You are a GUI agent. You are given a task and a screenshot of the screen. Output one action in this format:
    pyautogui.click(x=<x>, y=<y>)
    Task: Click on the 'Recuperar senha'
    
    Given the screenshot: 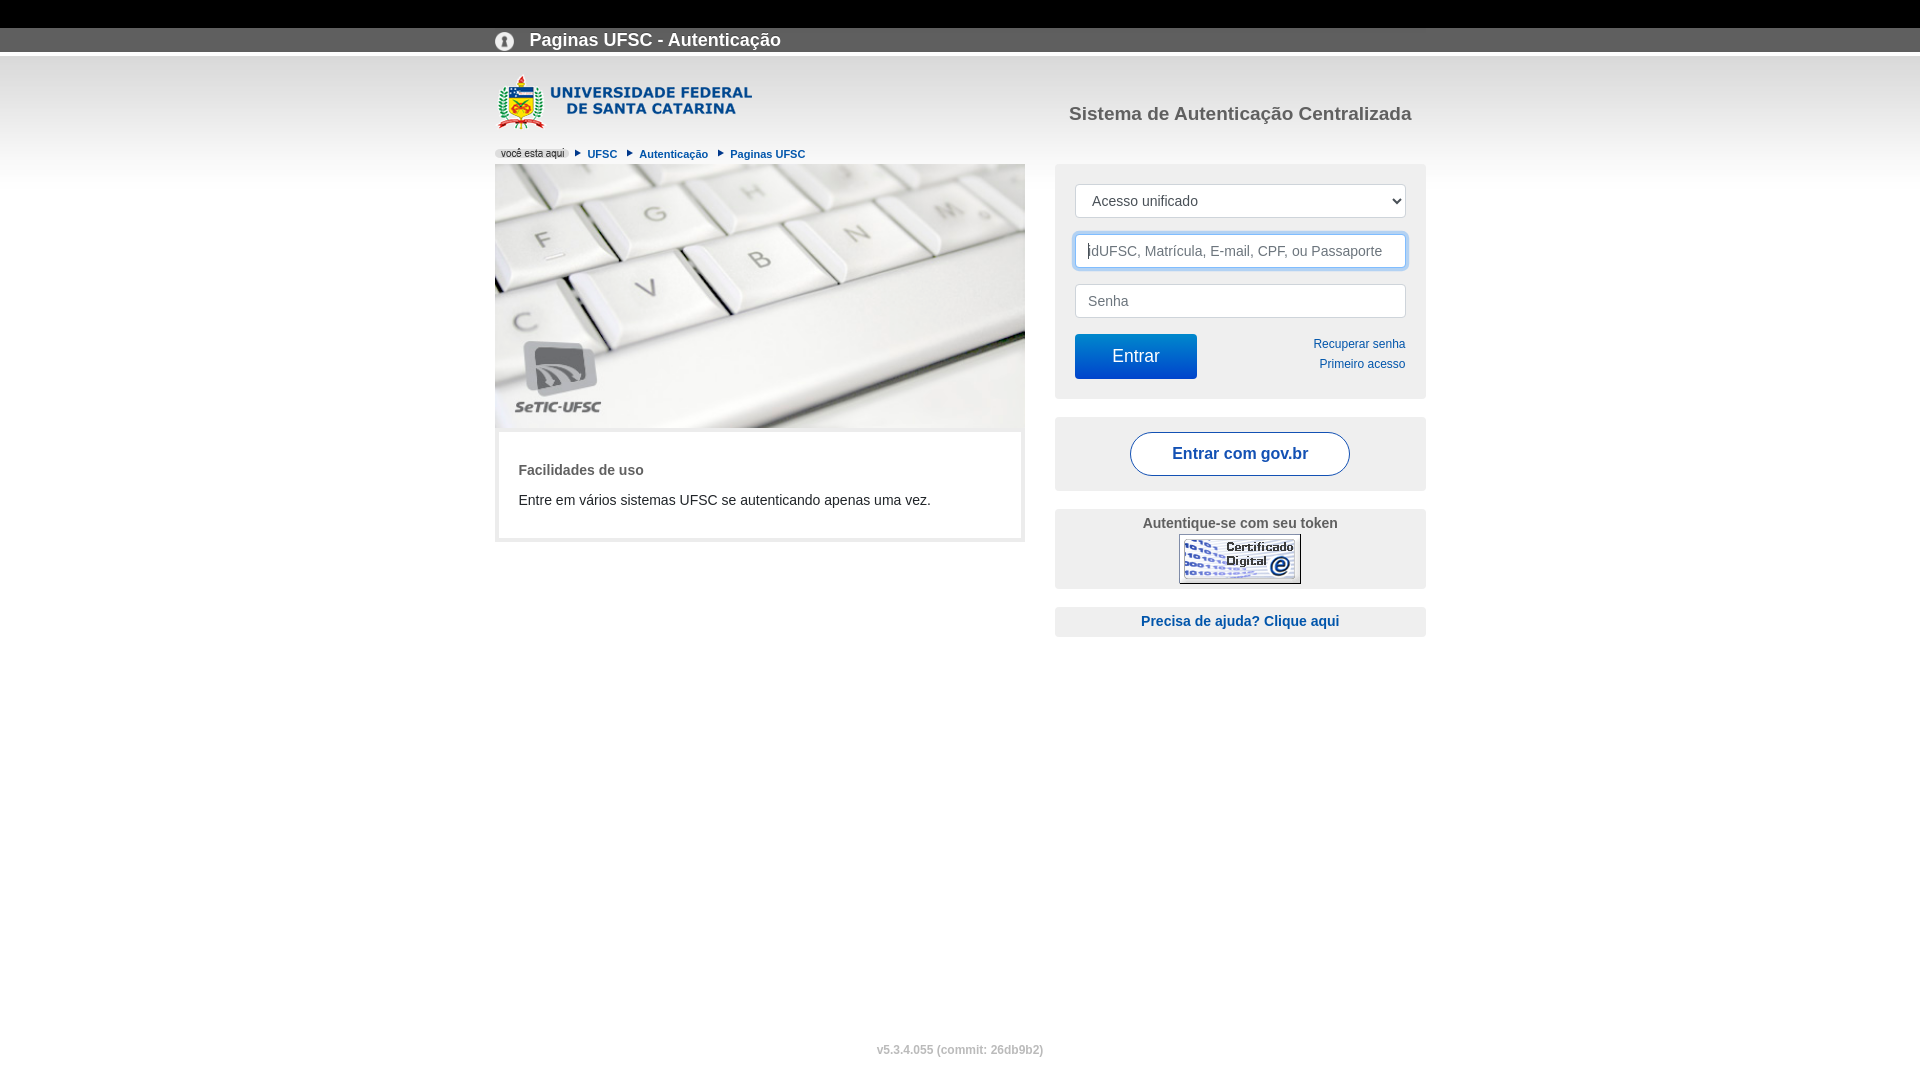 What is the action you would take?
    pyautogui.click(x=1313, y=342)
    